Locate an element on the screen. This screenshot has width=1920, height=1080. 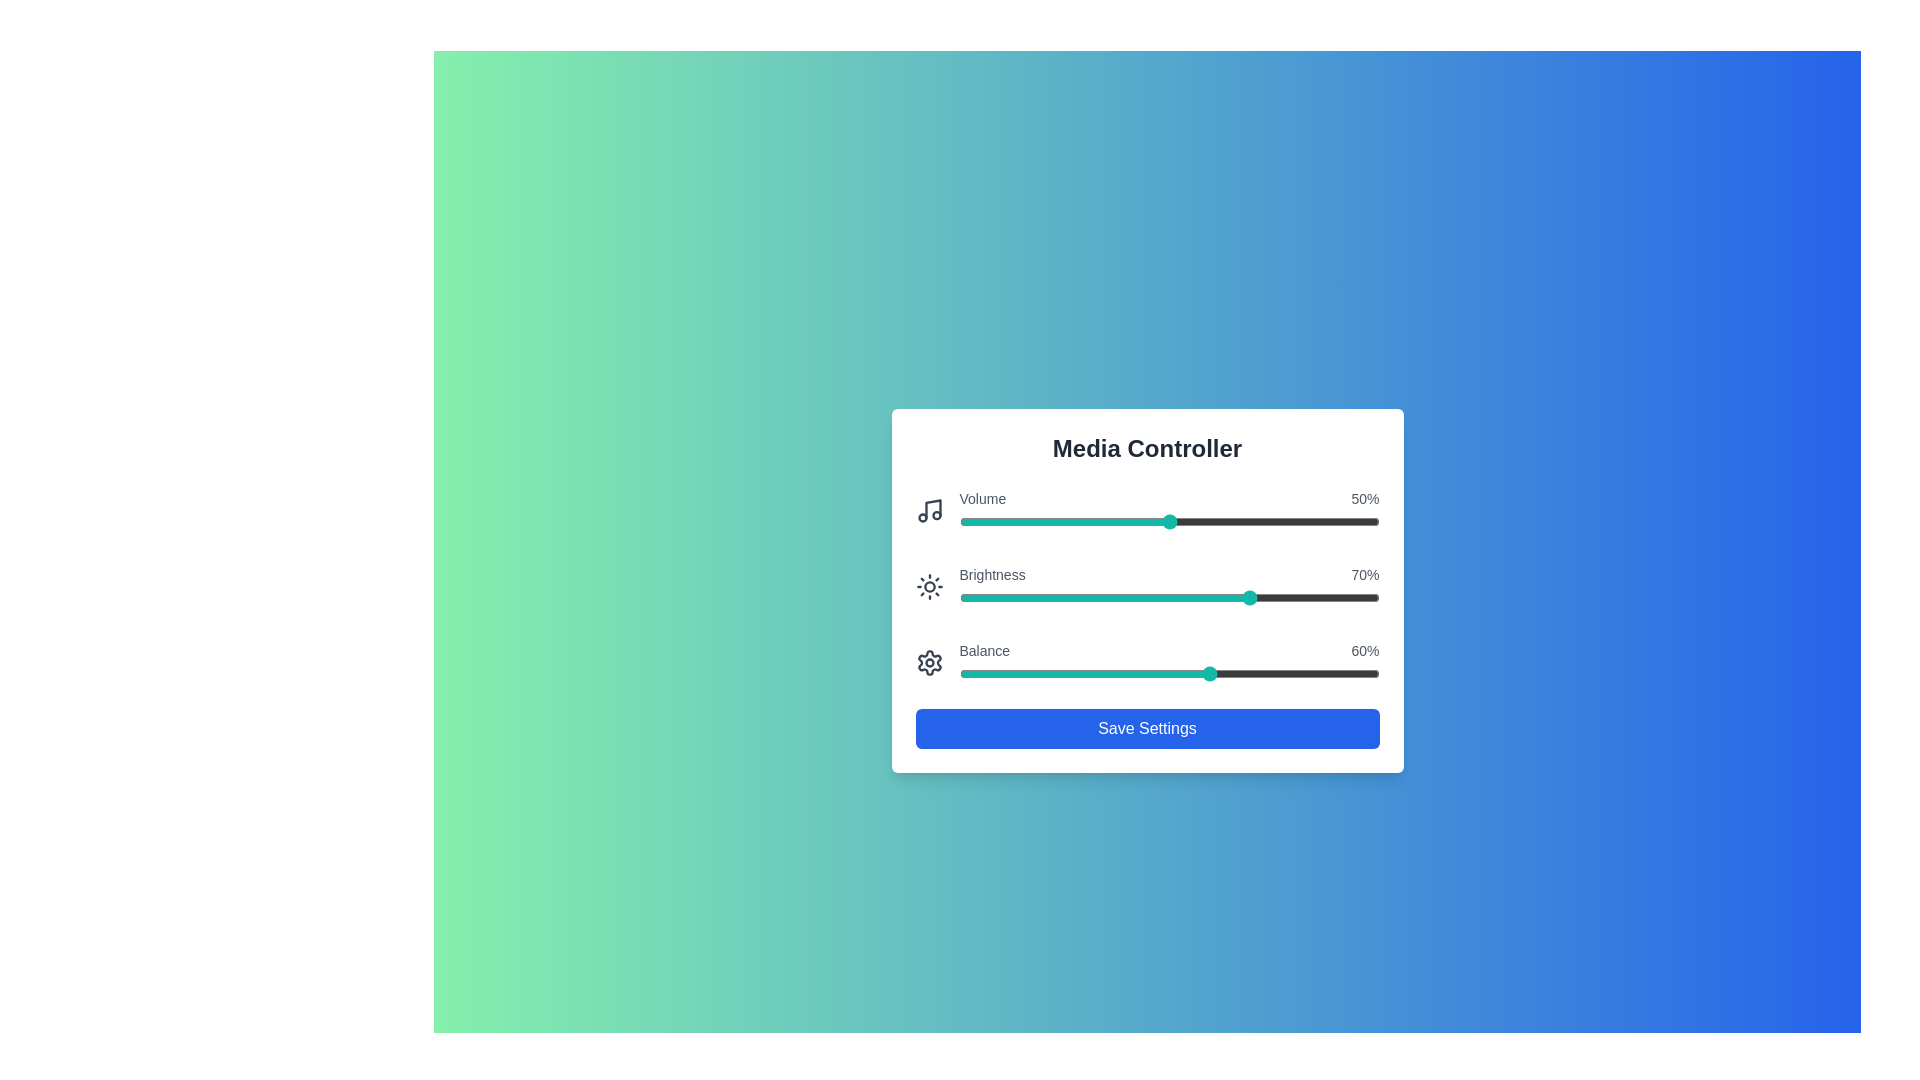
the balance slider handle to set the balance to 28% is located at coordinates (1076, 674).